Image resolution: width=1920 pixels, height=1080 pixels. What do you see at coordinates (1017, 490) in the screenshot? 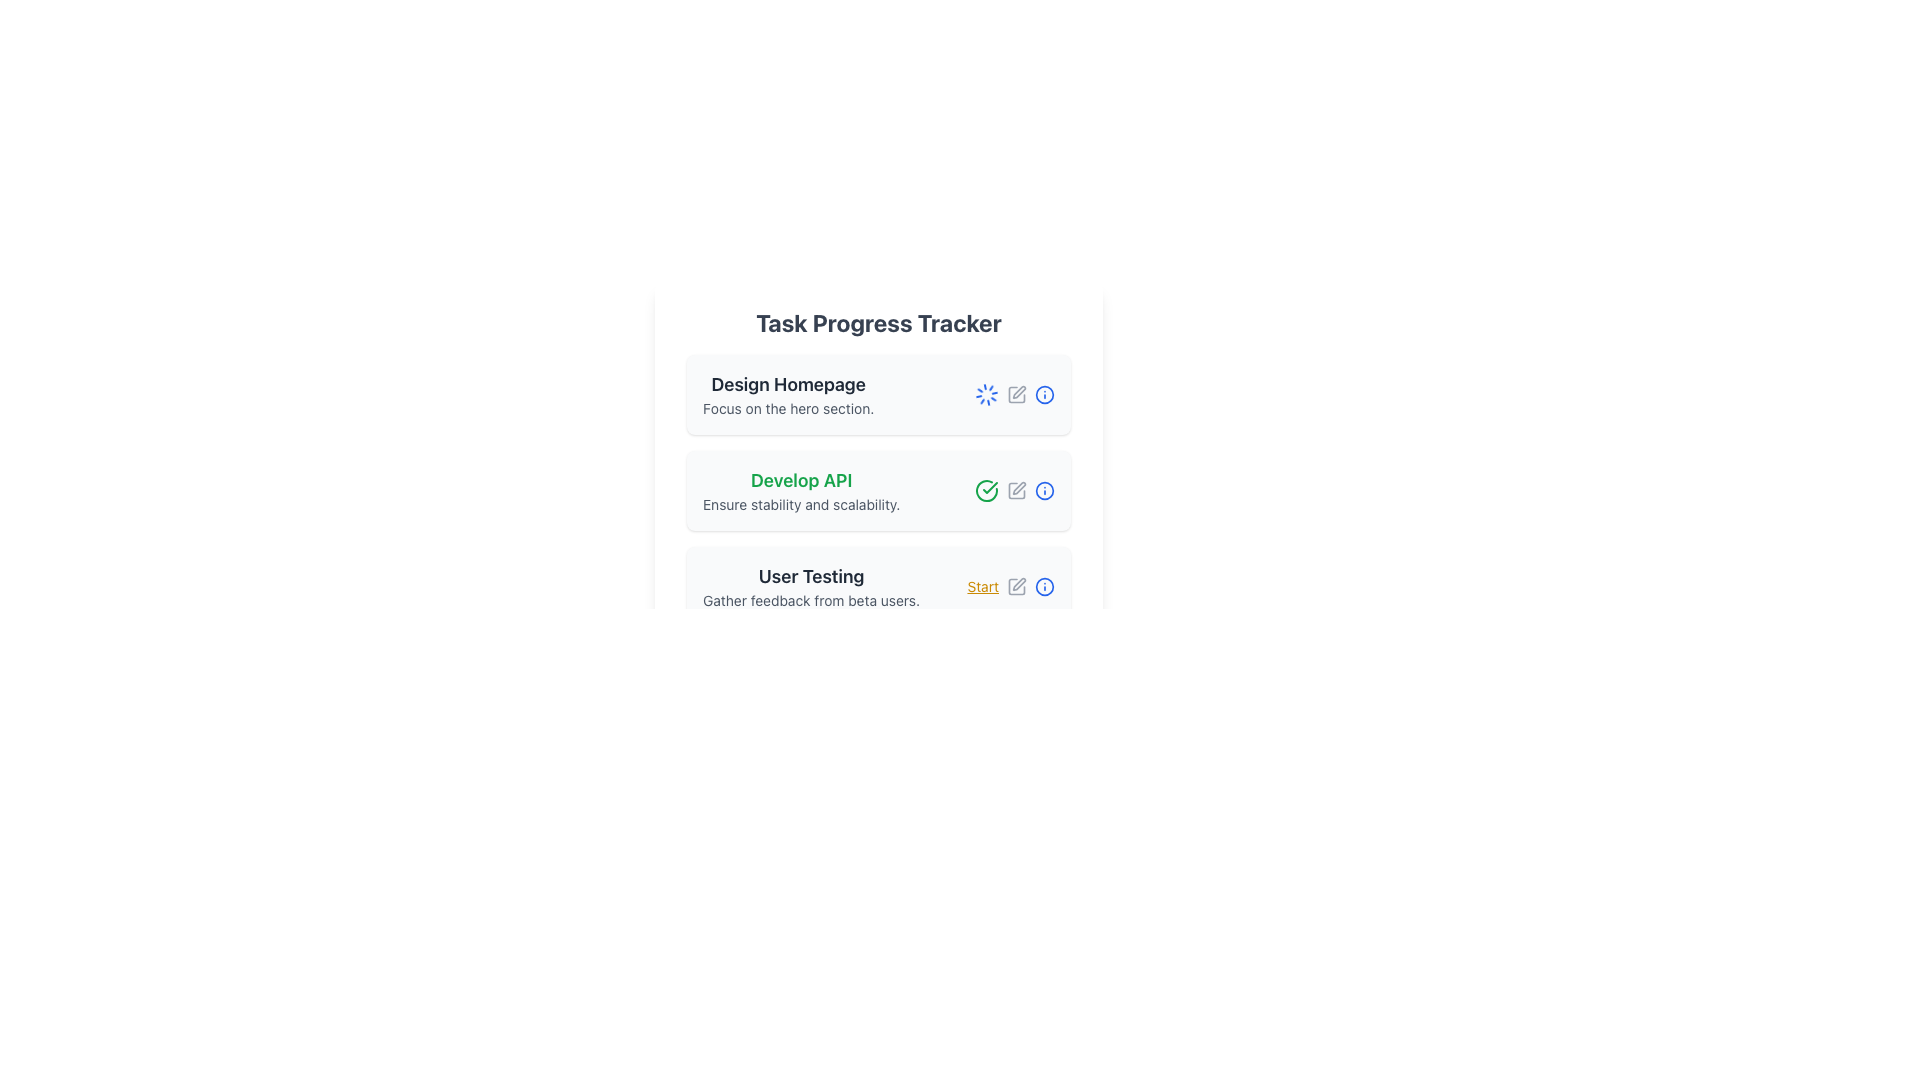
I see `the pen icon button in the 'Develop API' section of the Task Progress Tracker to change its color from gray to green` at bounding box center [1017, 490].